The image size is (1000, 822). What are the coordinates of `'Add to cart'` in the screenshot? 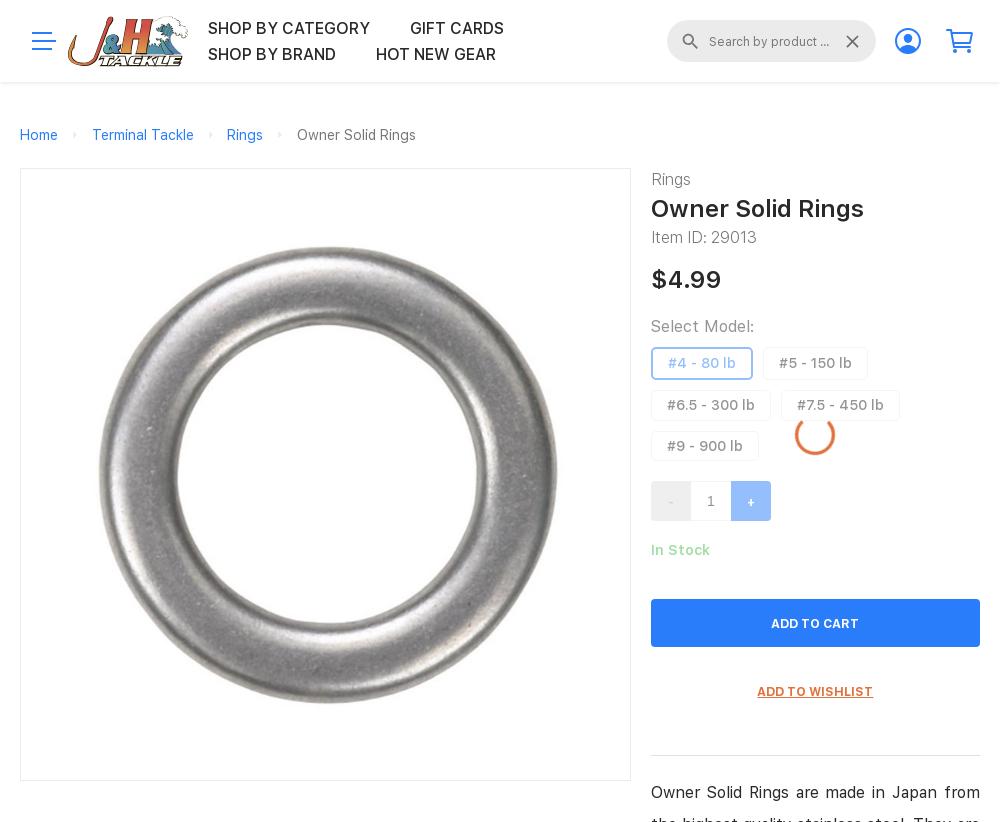 It's located at (771, 622).